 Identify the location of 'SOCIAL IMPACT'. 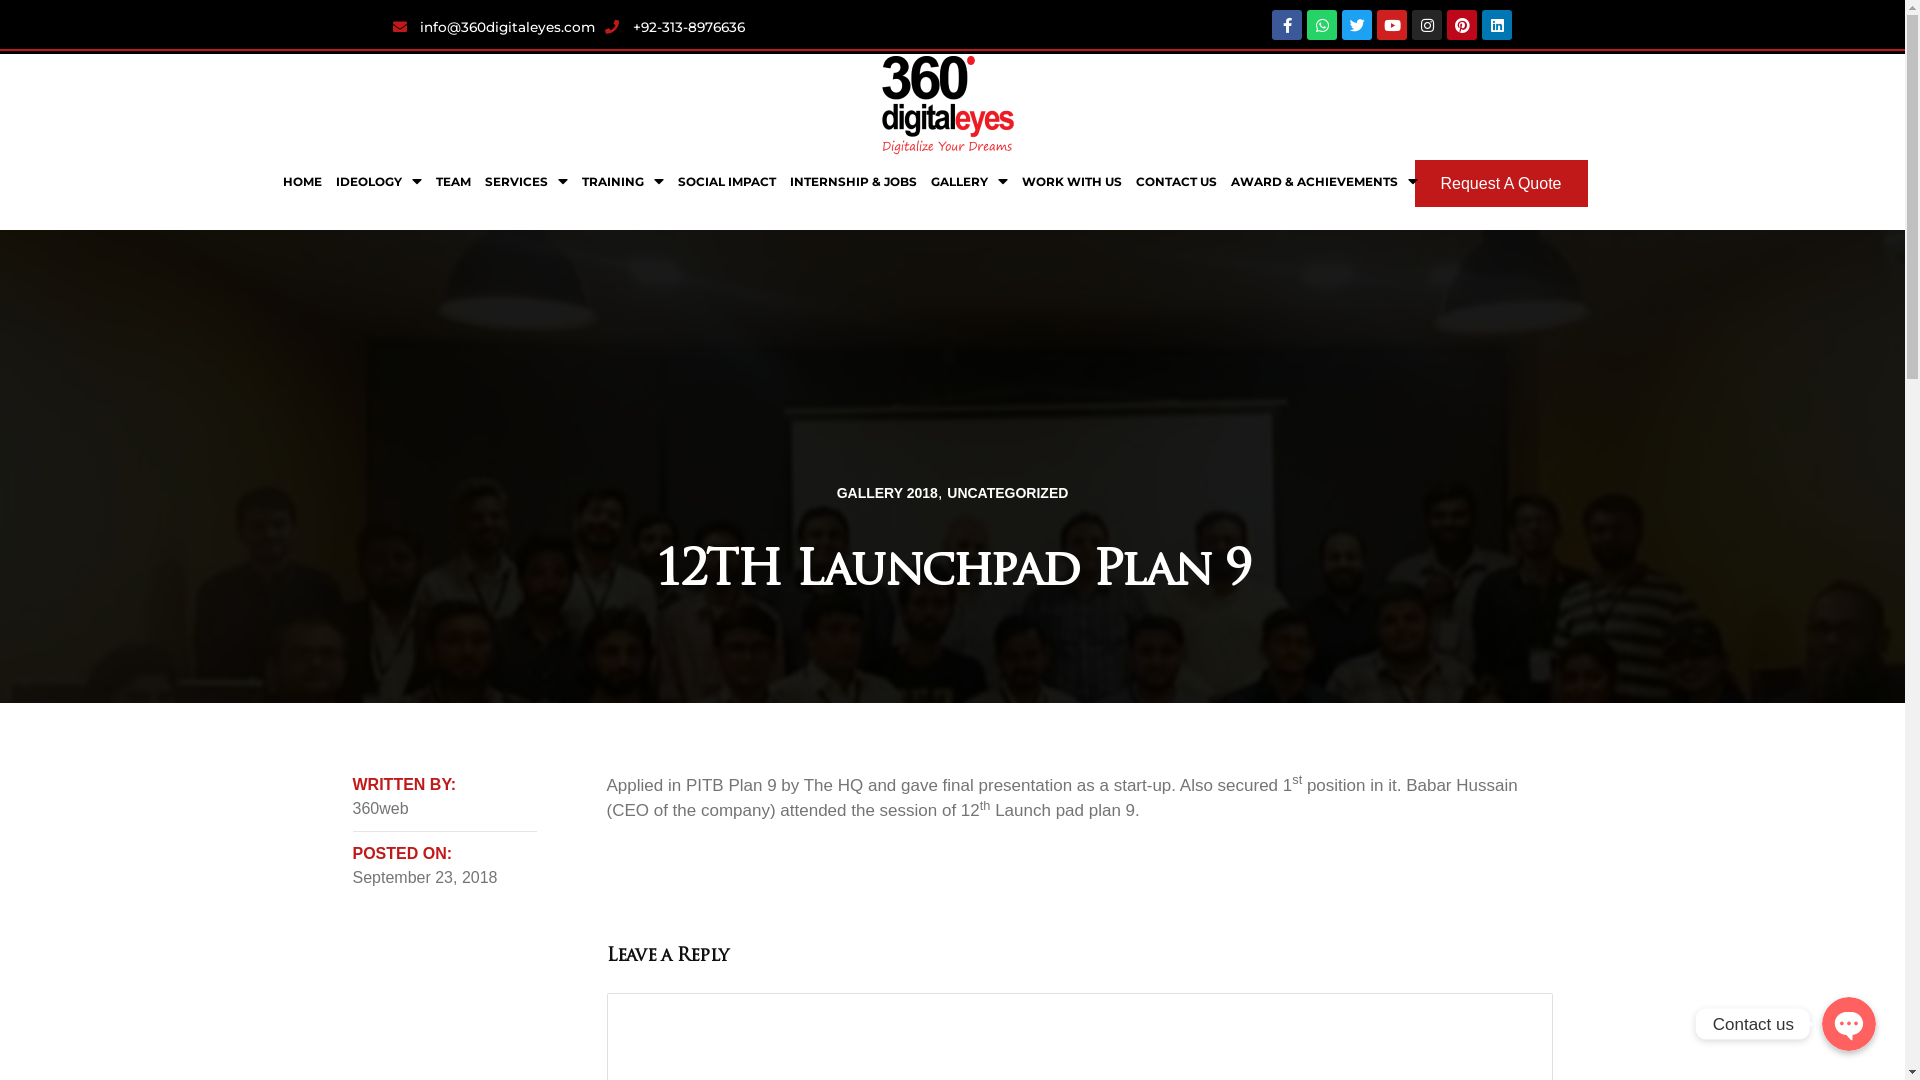
(724, 181).